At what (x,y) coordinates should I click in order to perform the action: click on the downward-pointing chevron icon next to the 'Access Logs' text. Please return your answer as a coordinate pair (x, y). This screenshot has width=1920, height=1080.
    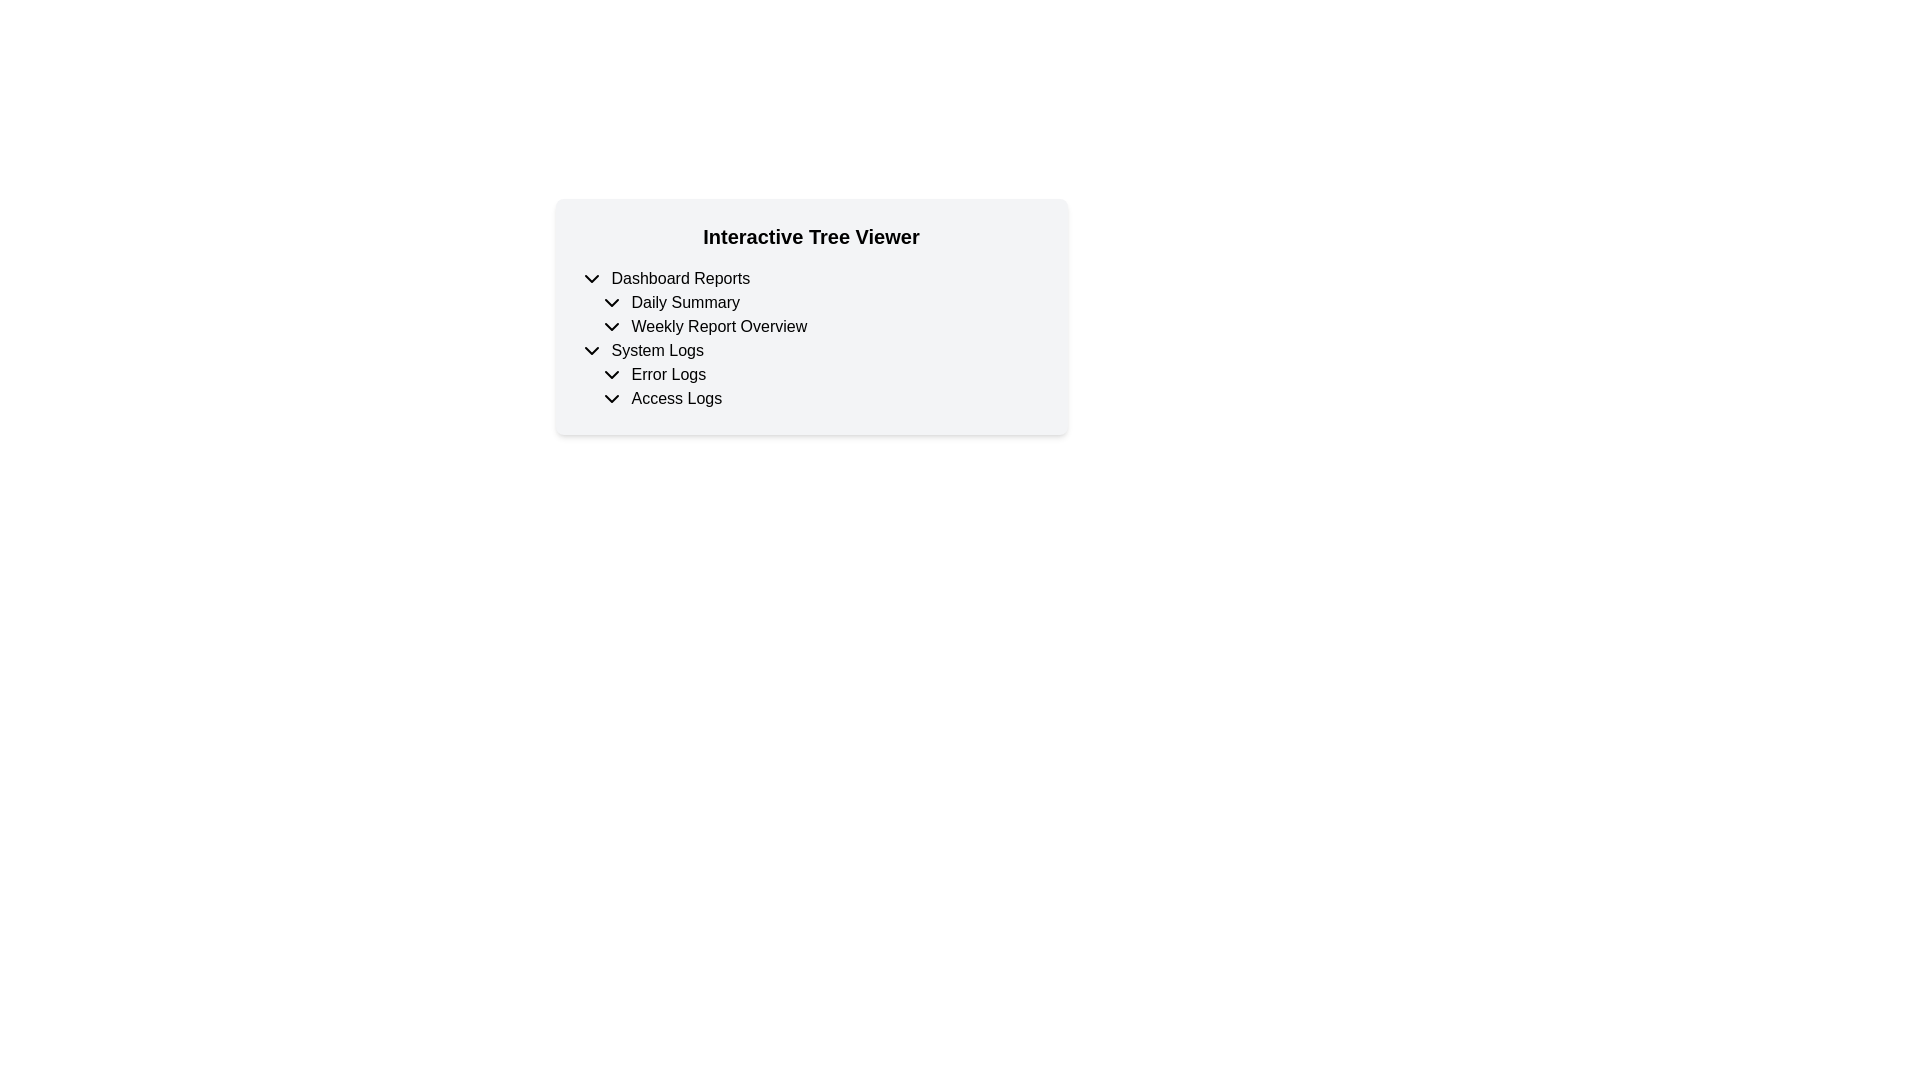
    Looking at the image, I should click on (610, 398).